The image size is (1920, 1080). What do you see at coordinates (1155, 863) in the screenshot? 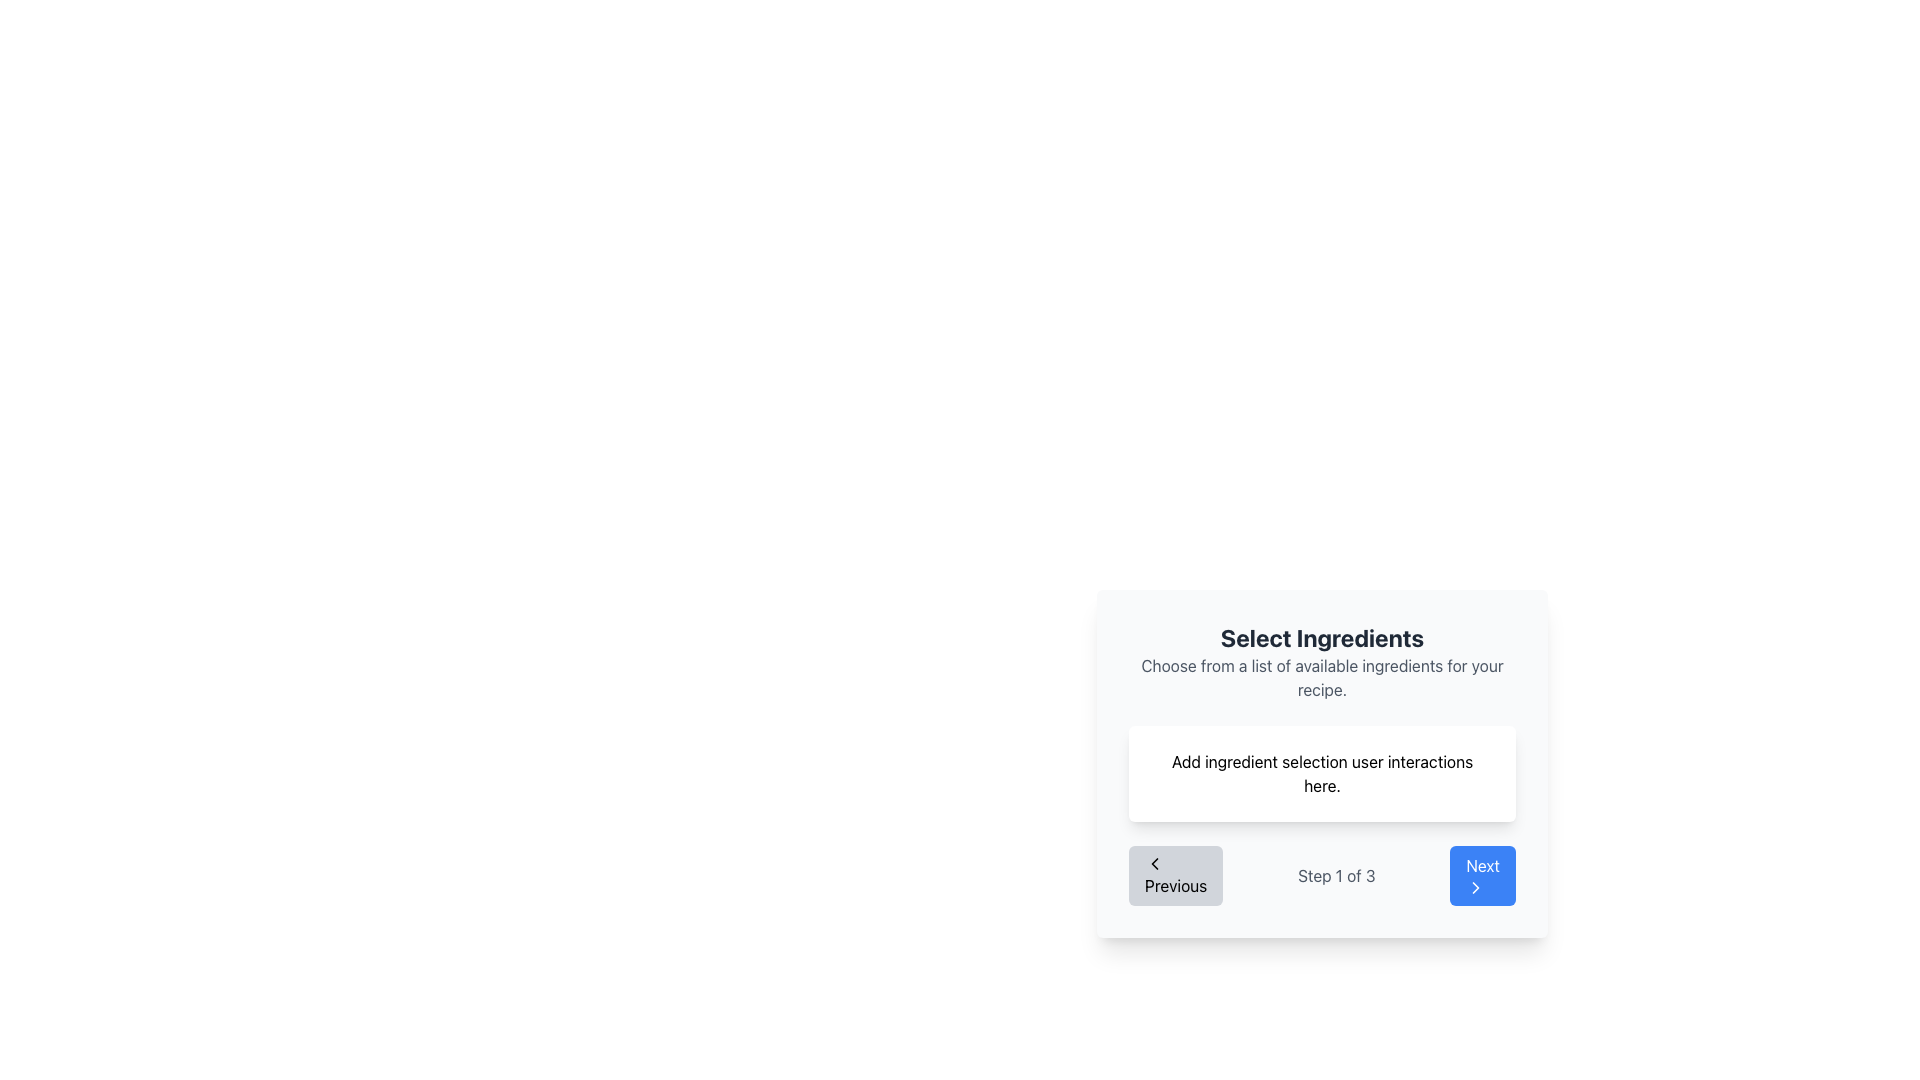
I see `the disabled 'Previous' icon located at the bottom left section of the interface, preceding the text 'Previous'` at bounding box center [1155, 863].